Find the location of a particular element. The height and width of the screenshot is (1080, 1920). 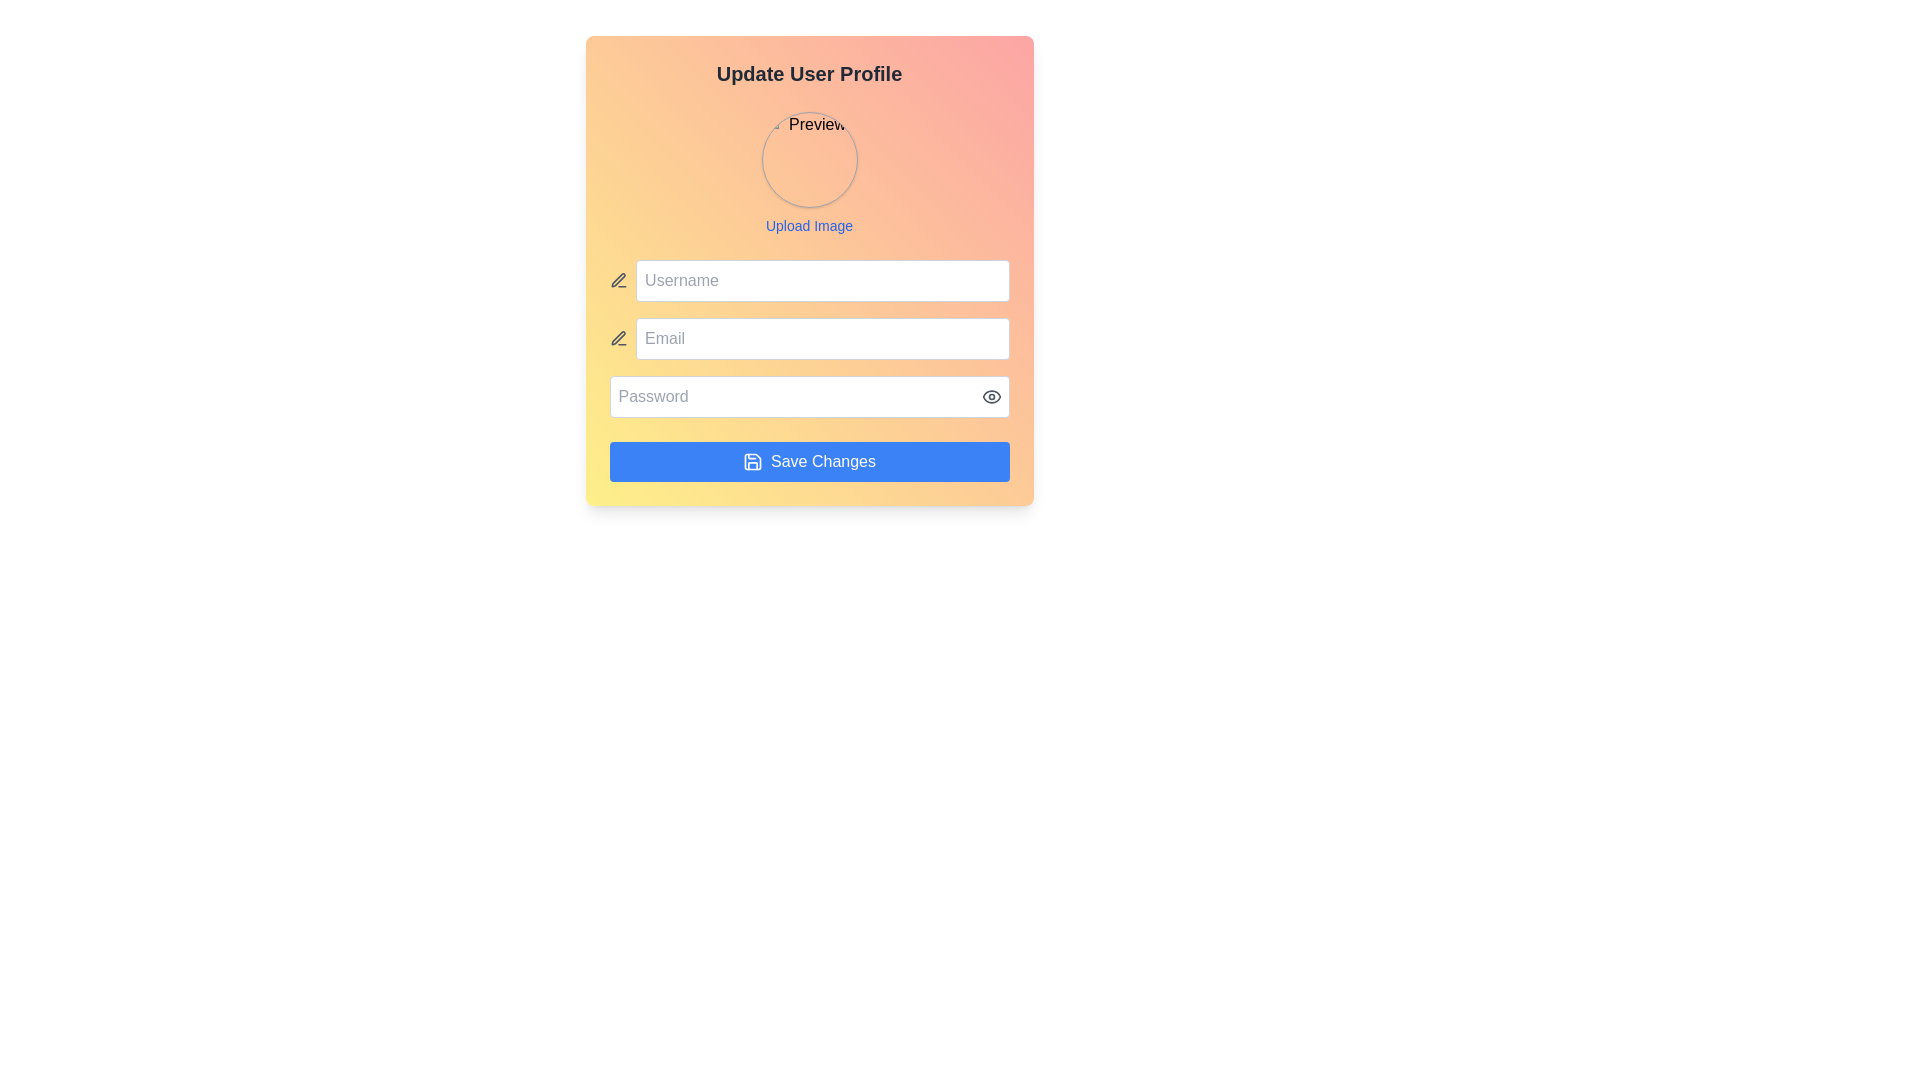

the icon located on the left side of the 'Save Changes' button, which serves as a visual indicator for saving changes is located at coordinates (752, 462).